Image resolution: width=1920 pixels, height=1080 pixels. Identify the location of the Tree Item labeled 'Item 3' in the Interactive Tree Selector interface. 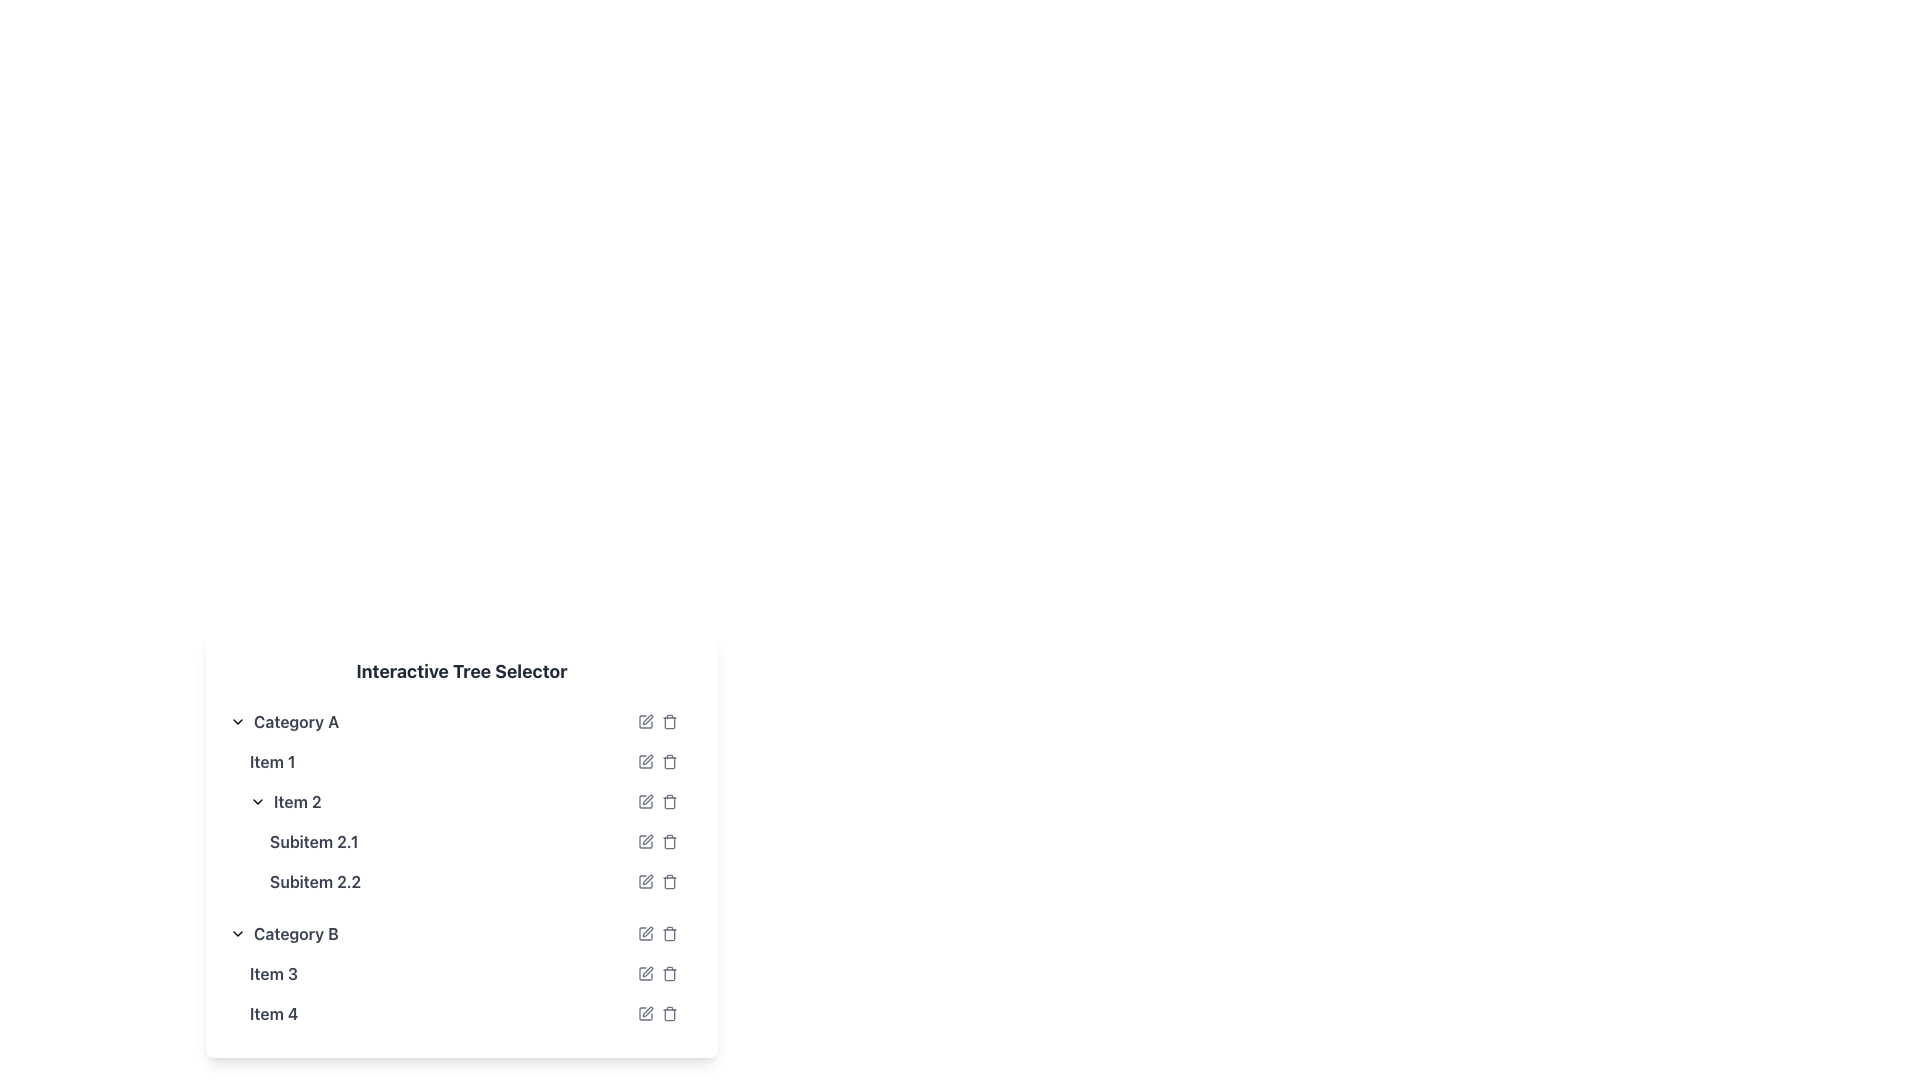
(460, 973).